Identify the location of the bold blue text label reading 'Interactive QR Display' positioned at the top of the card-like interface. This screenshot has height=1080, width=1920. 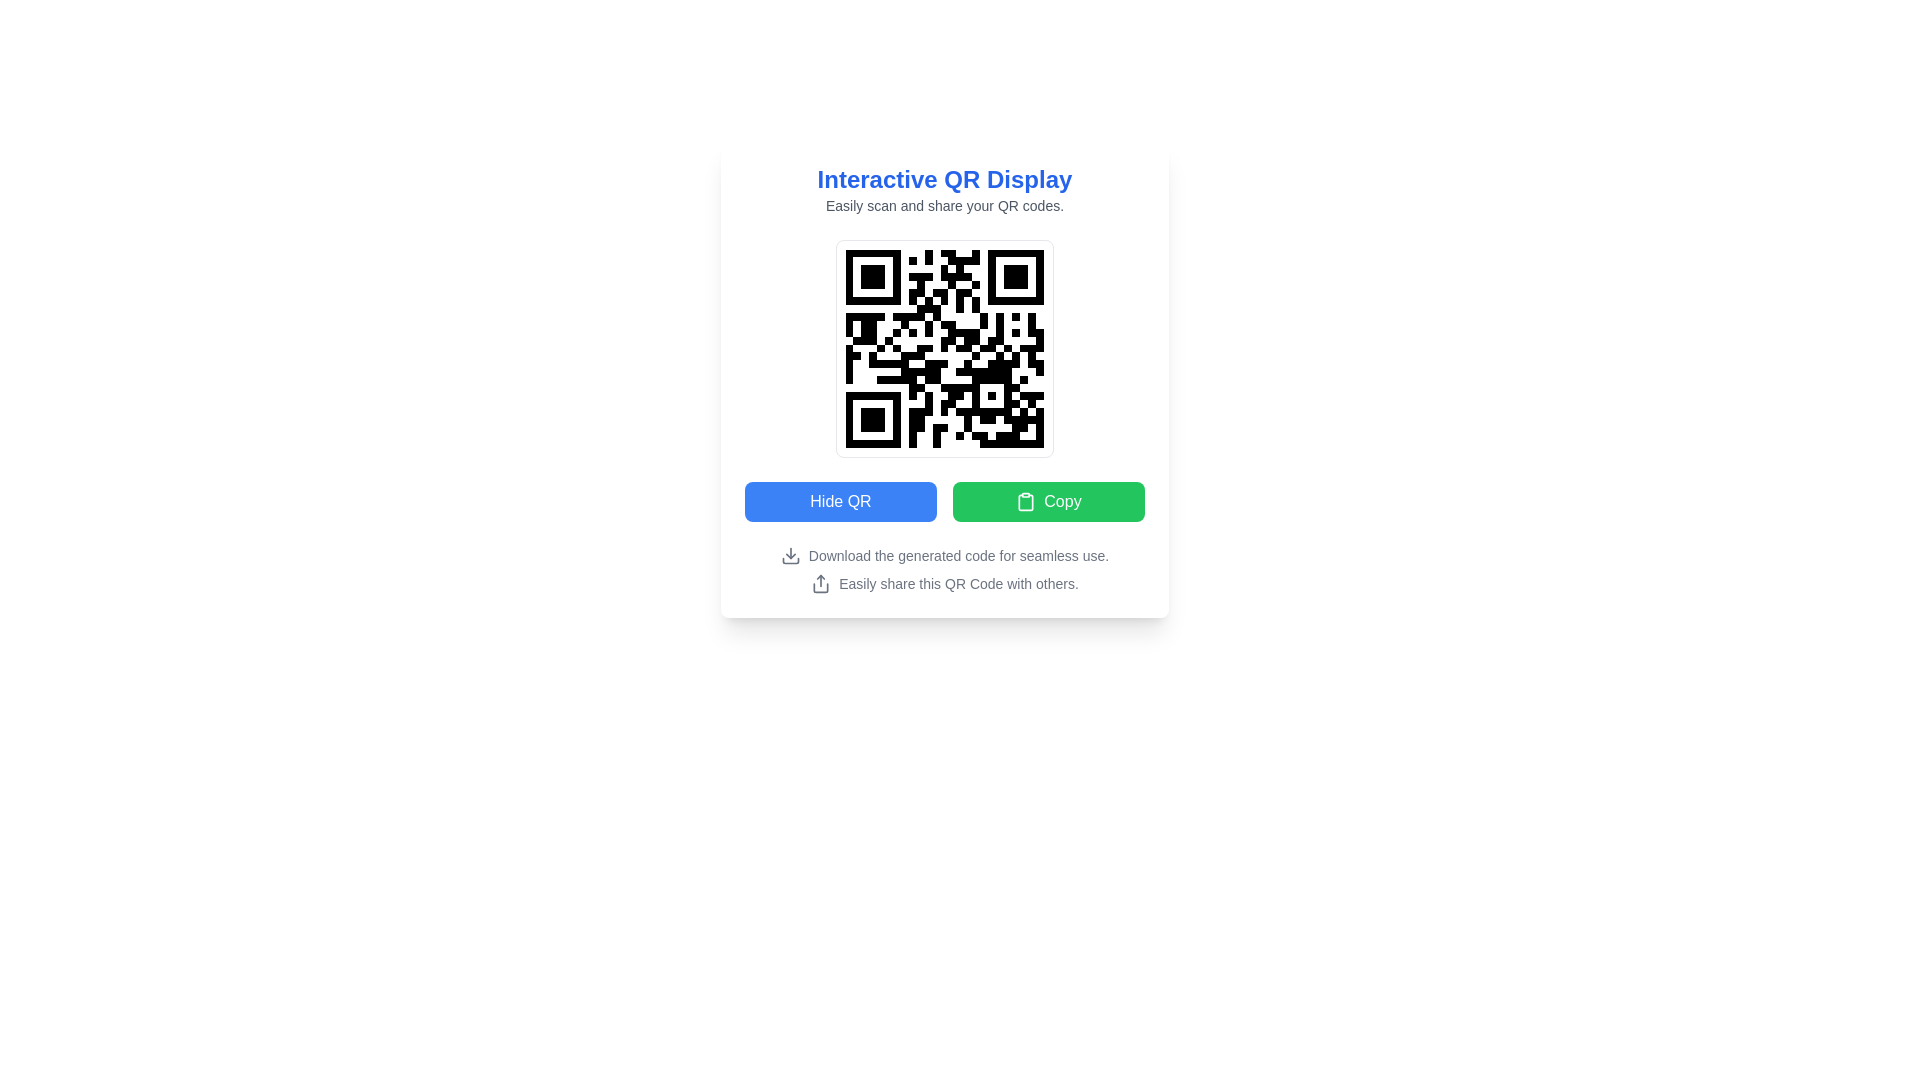
(944, 180).